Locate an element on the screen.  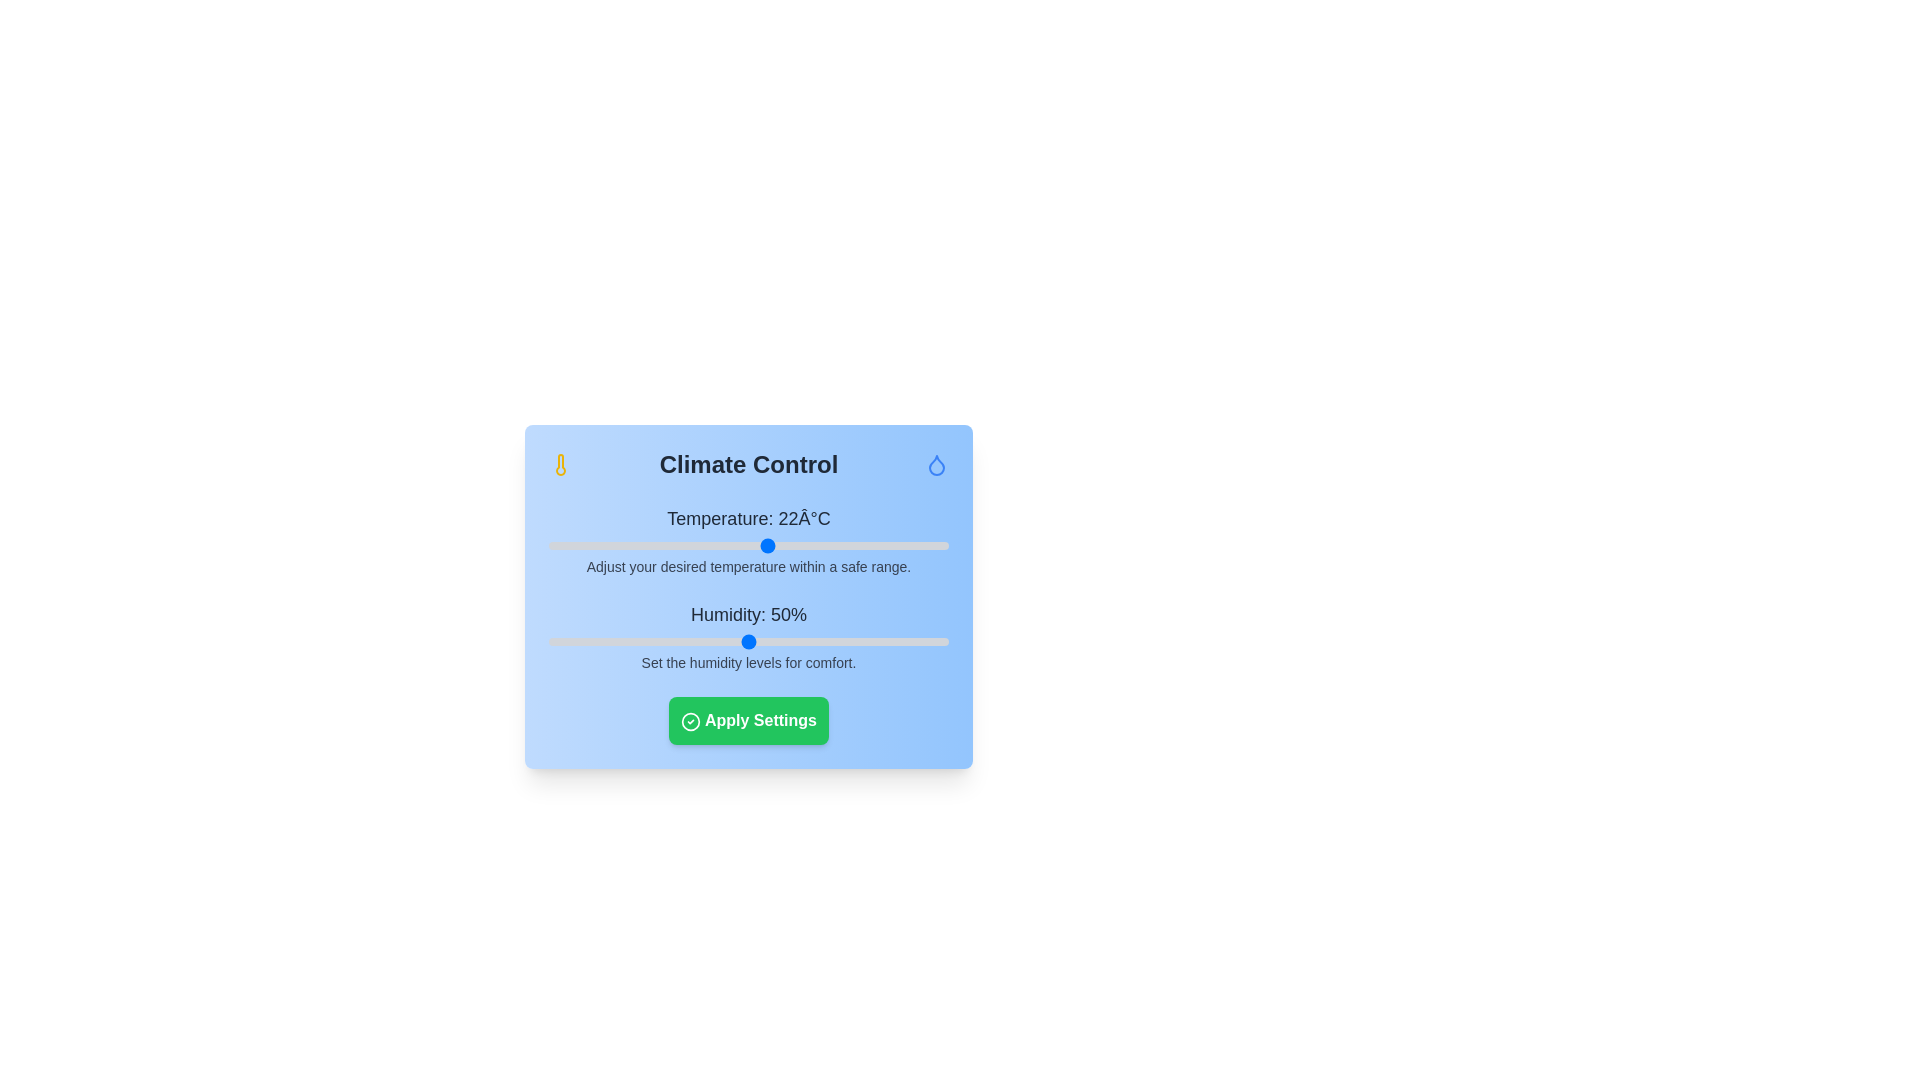
the humidity is located at coordinates (776, 641).